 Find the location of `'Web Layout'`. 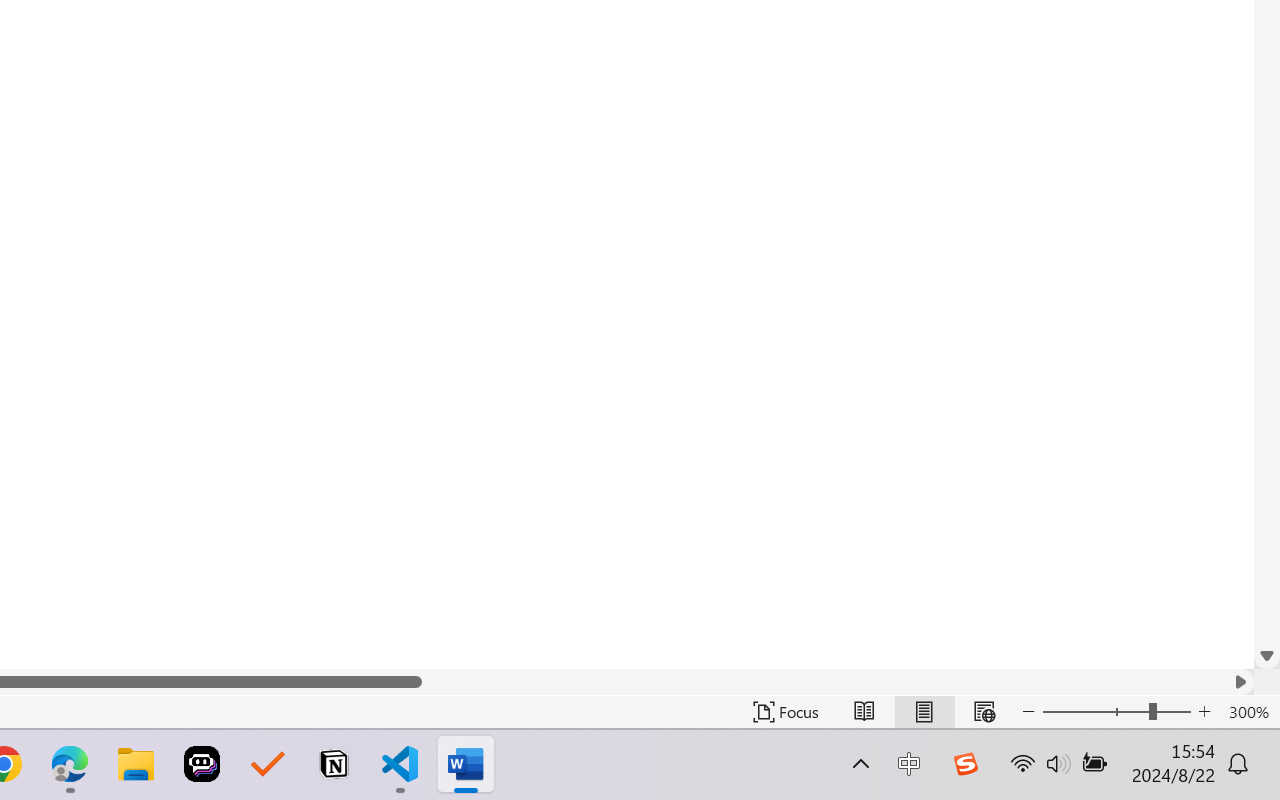

'Web Layout' is located at coordinates (984, 711).